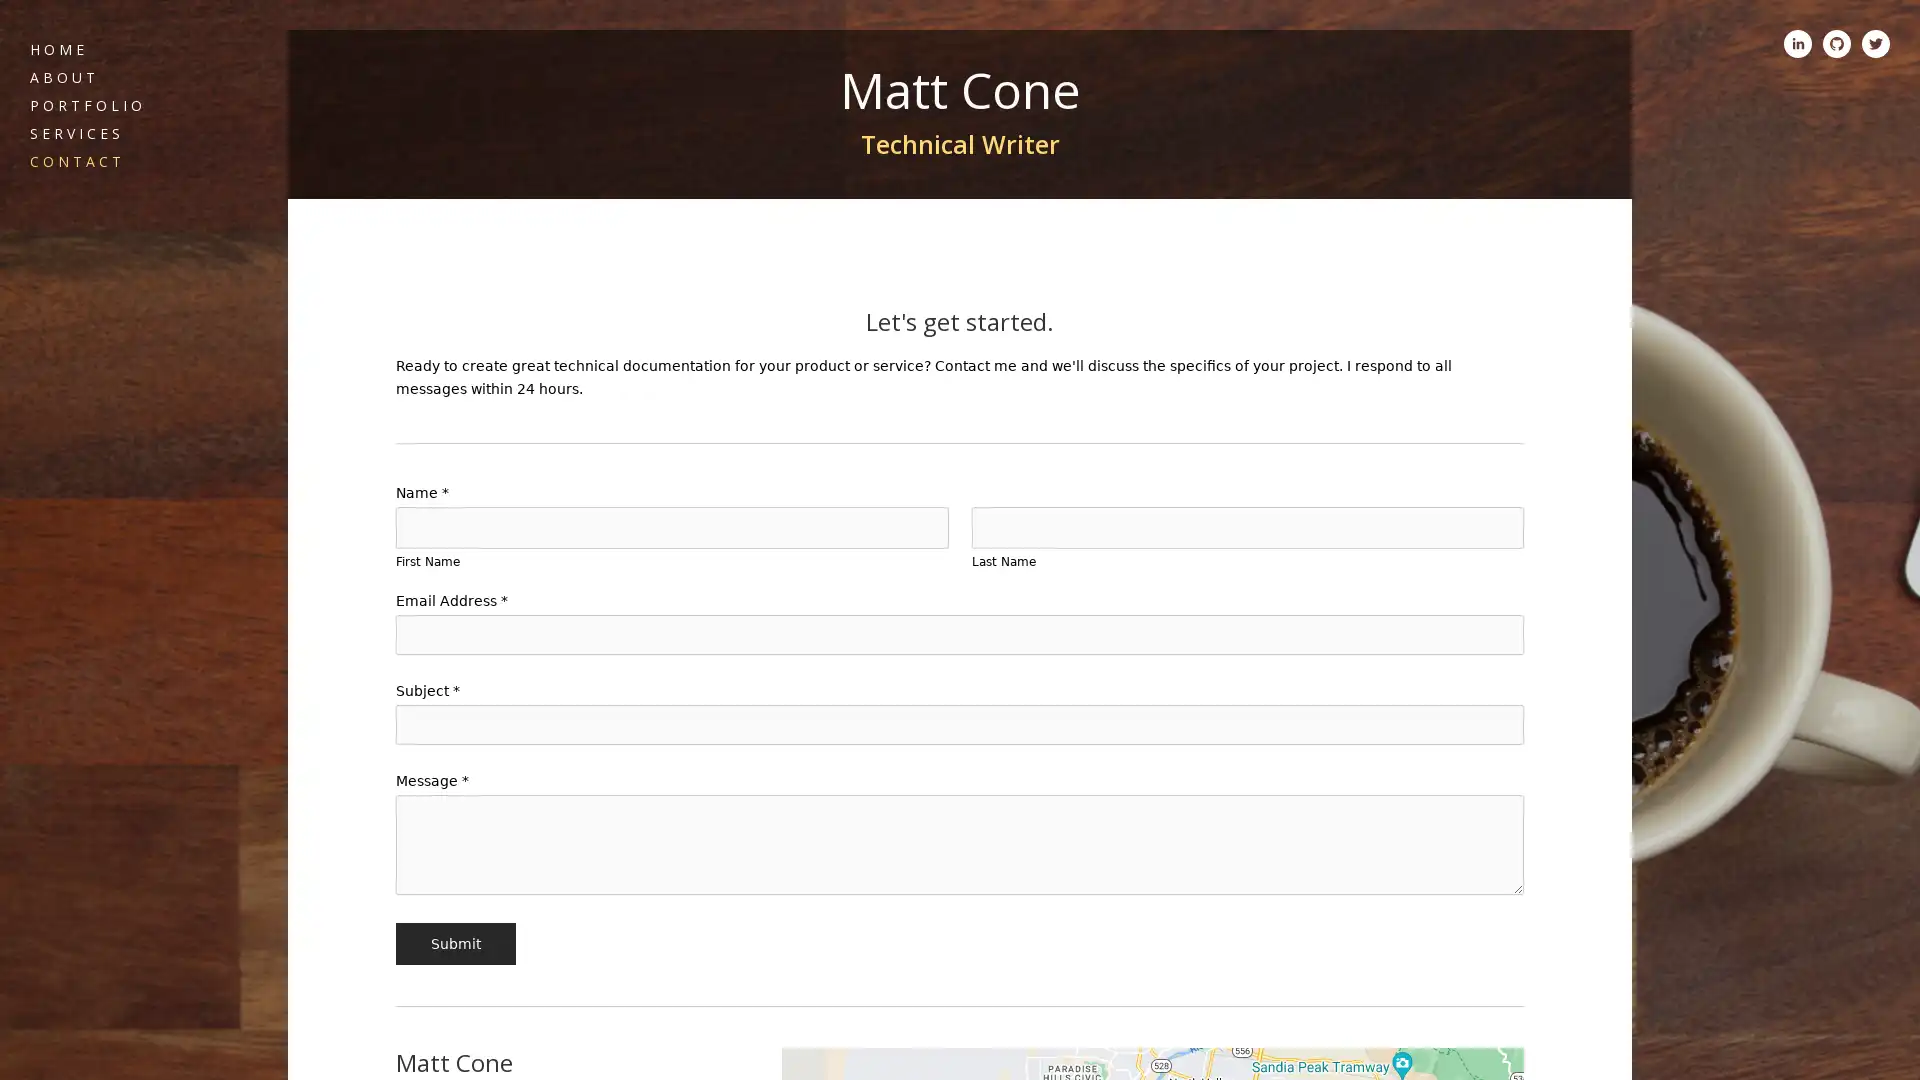 The image size is (1920, 1080). What do you see at coordinates (454, 944) in the screenshot?
I see `Submit` at bounding box center [454, 944].